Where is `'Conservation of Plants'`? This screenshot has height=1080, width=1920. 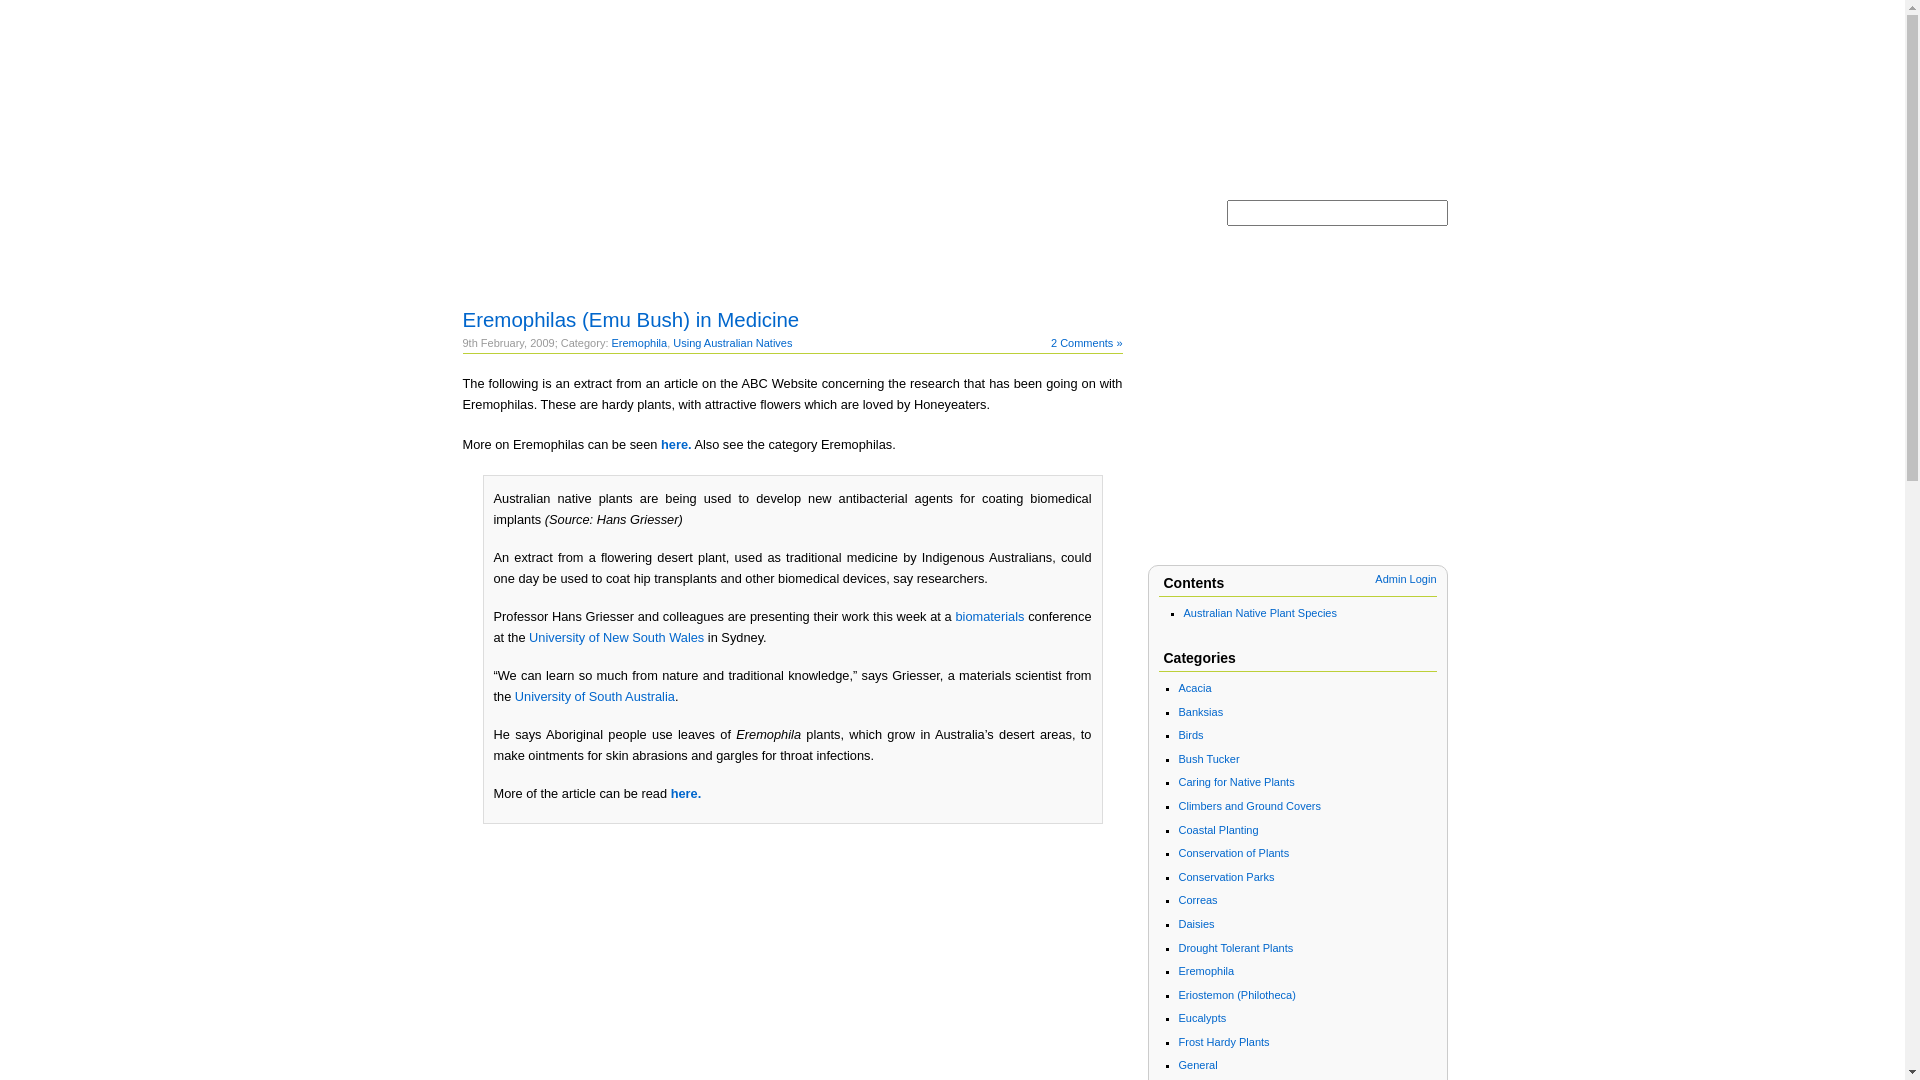 'Conservation of Plants' is located at coordinates (1177, 852).